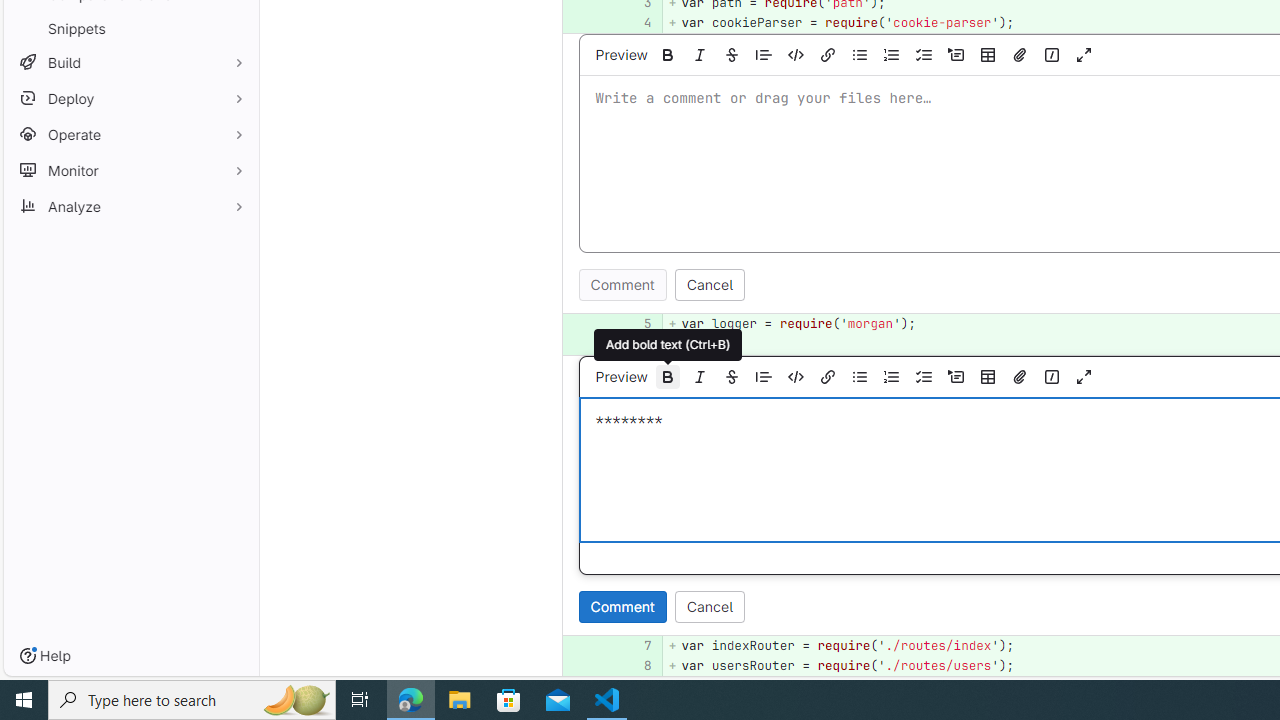  What do you see at coordinates (987, 376) in the screenshot?
I see `'Add a table'` at bounding box center [987, 376].